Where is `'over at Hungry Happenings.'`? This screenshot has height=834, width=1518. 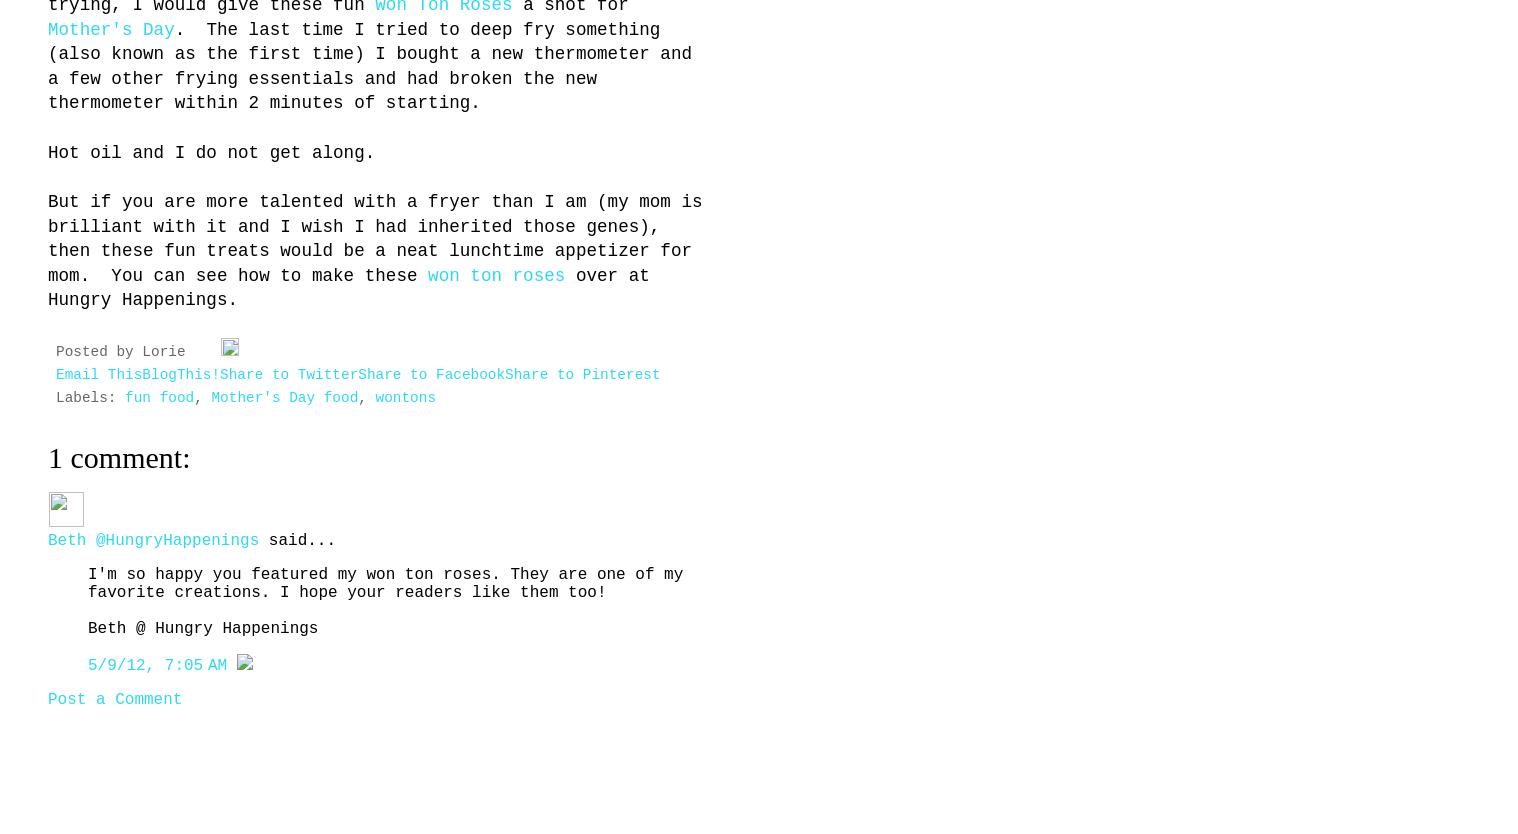 'over at Hungry Happenings.' is located at coordinates (347, 287).